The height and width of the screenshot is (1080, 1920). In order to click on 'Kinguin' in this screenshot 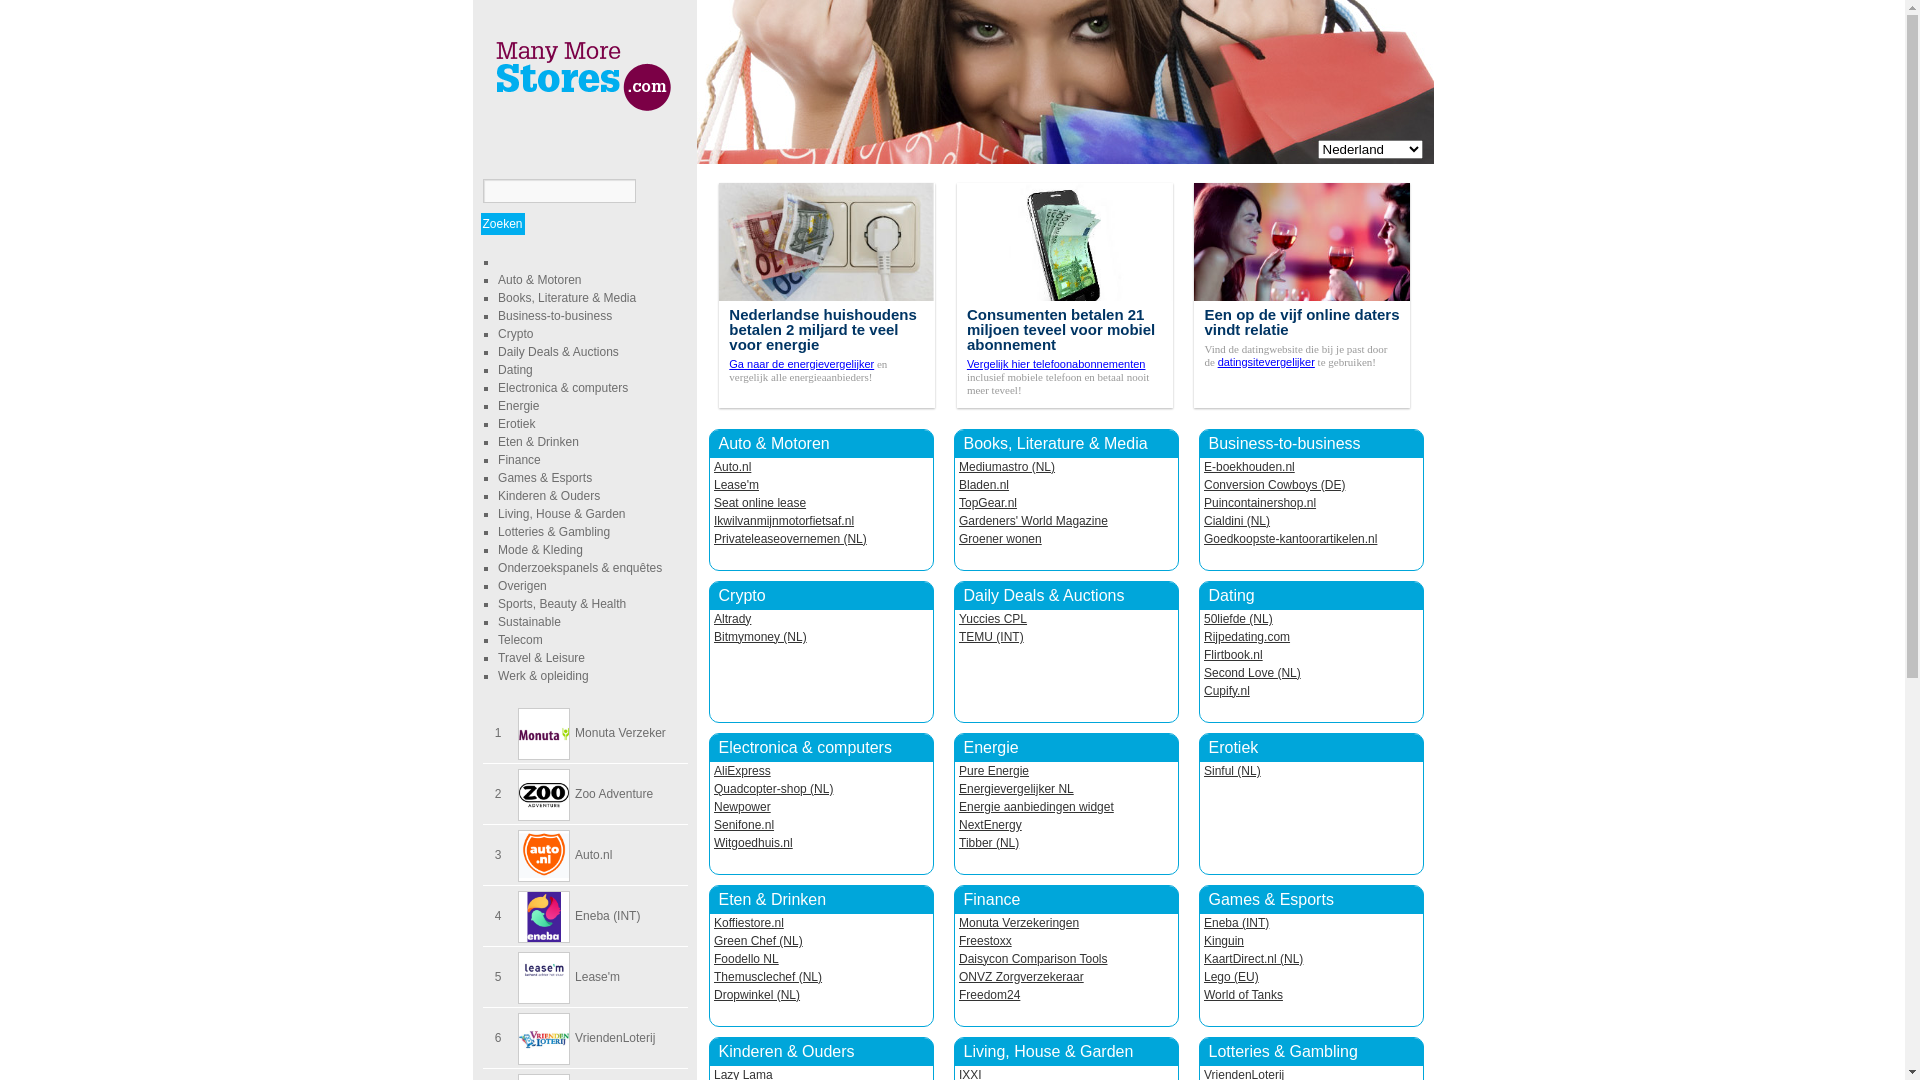, I will do `click(1223, 941)`.